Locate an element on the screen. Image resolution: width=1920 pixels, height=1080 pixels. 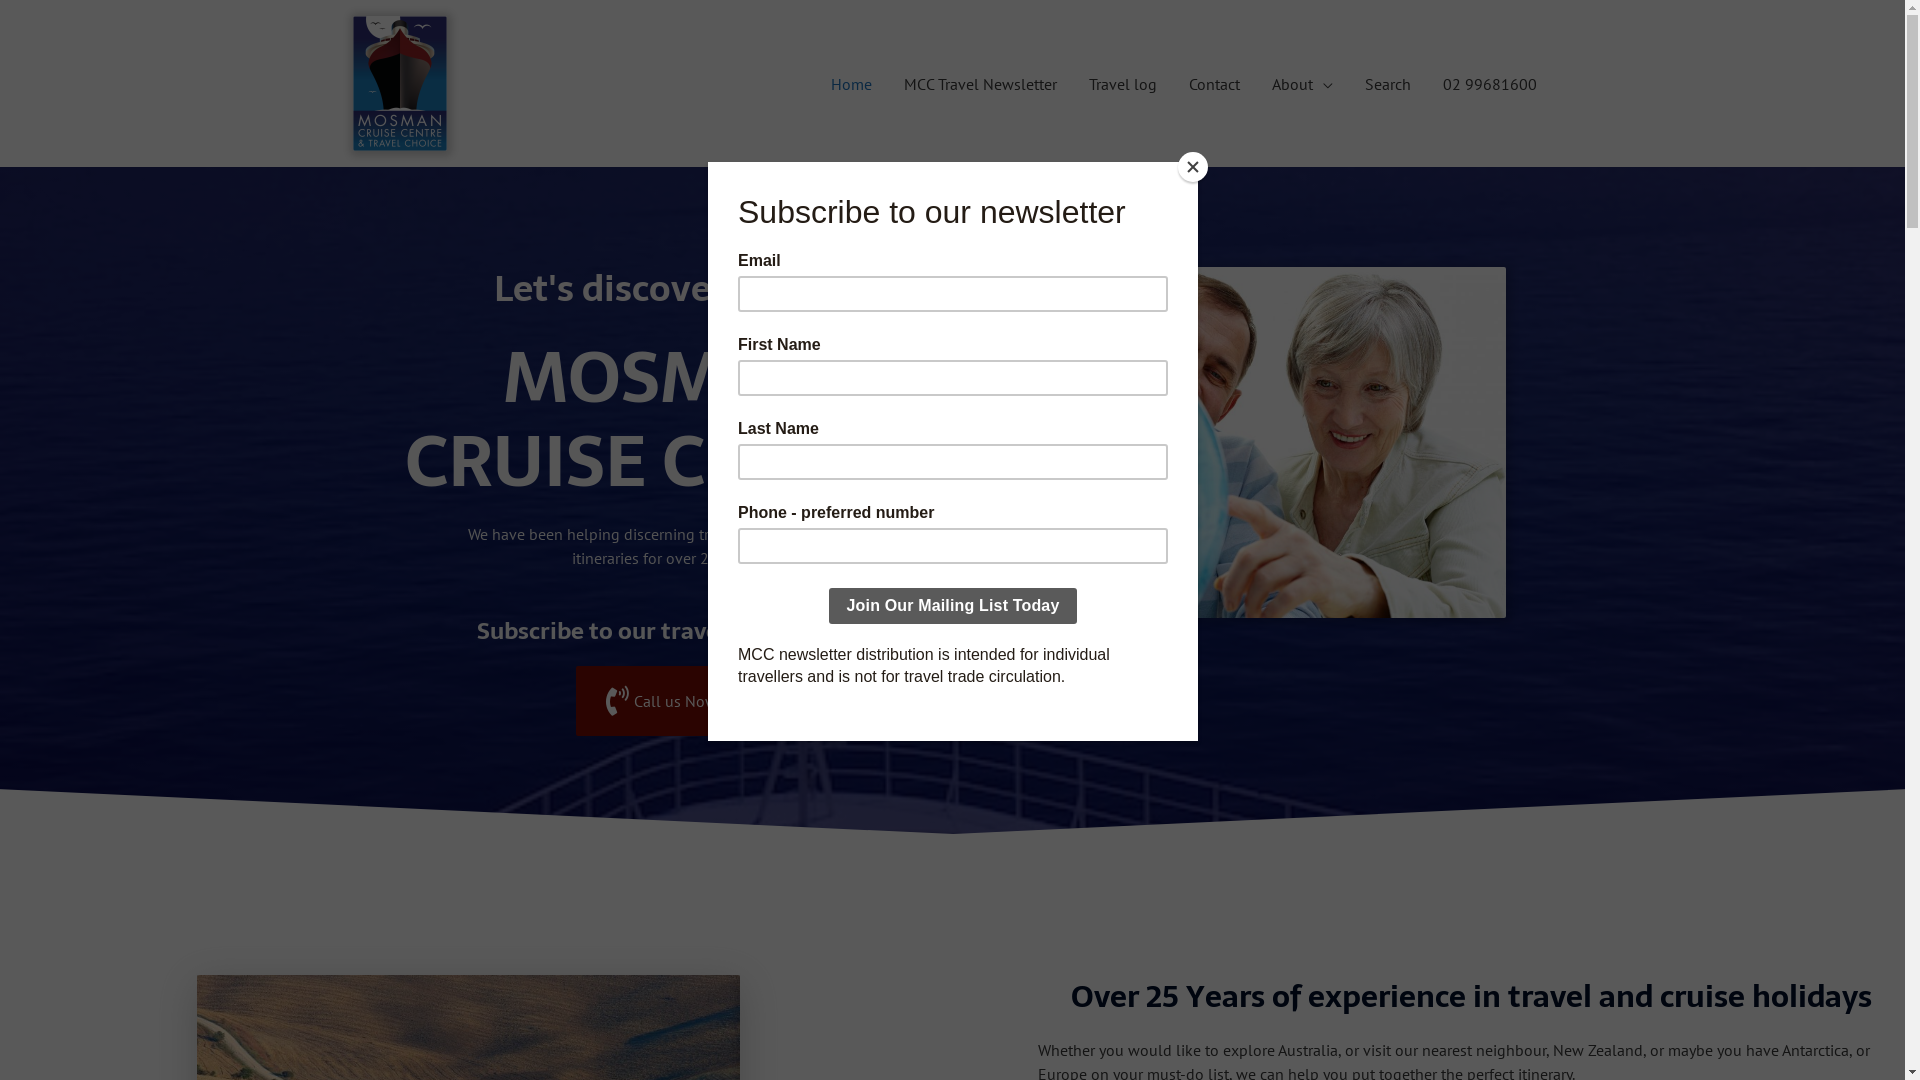
'Contact' is located at coordinates (1212, 82).